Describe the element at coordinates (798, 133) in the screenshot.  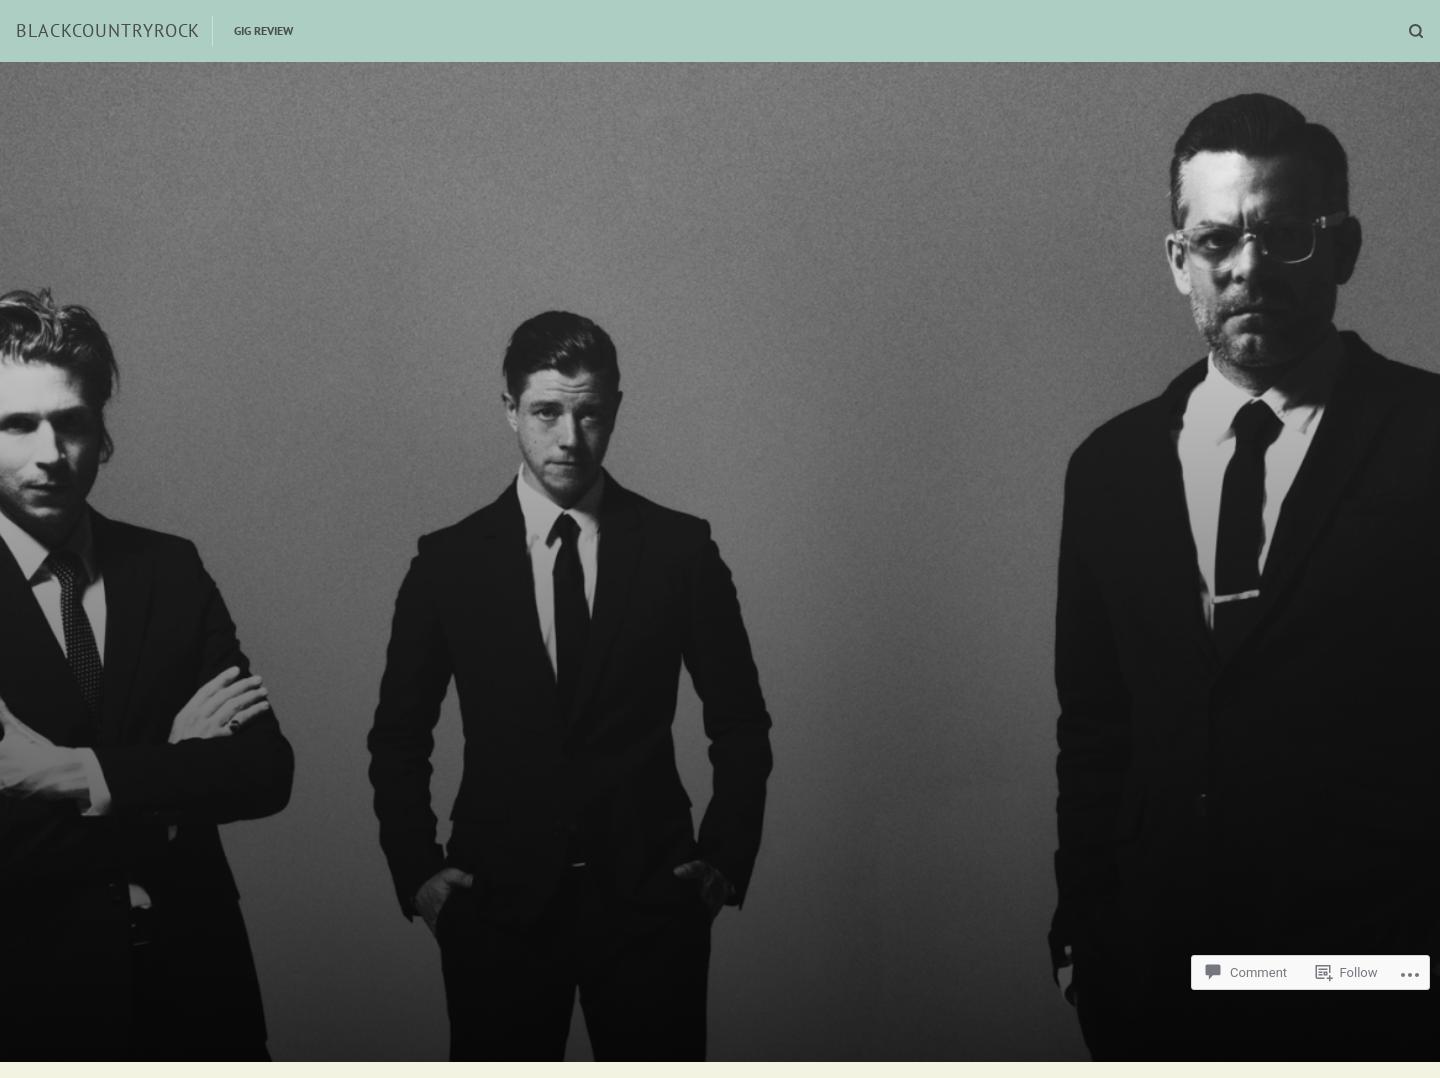
I see `'Relevance'` at that location.